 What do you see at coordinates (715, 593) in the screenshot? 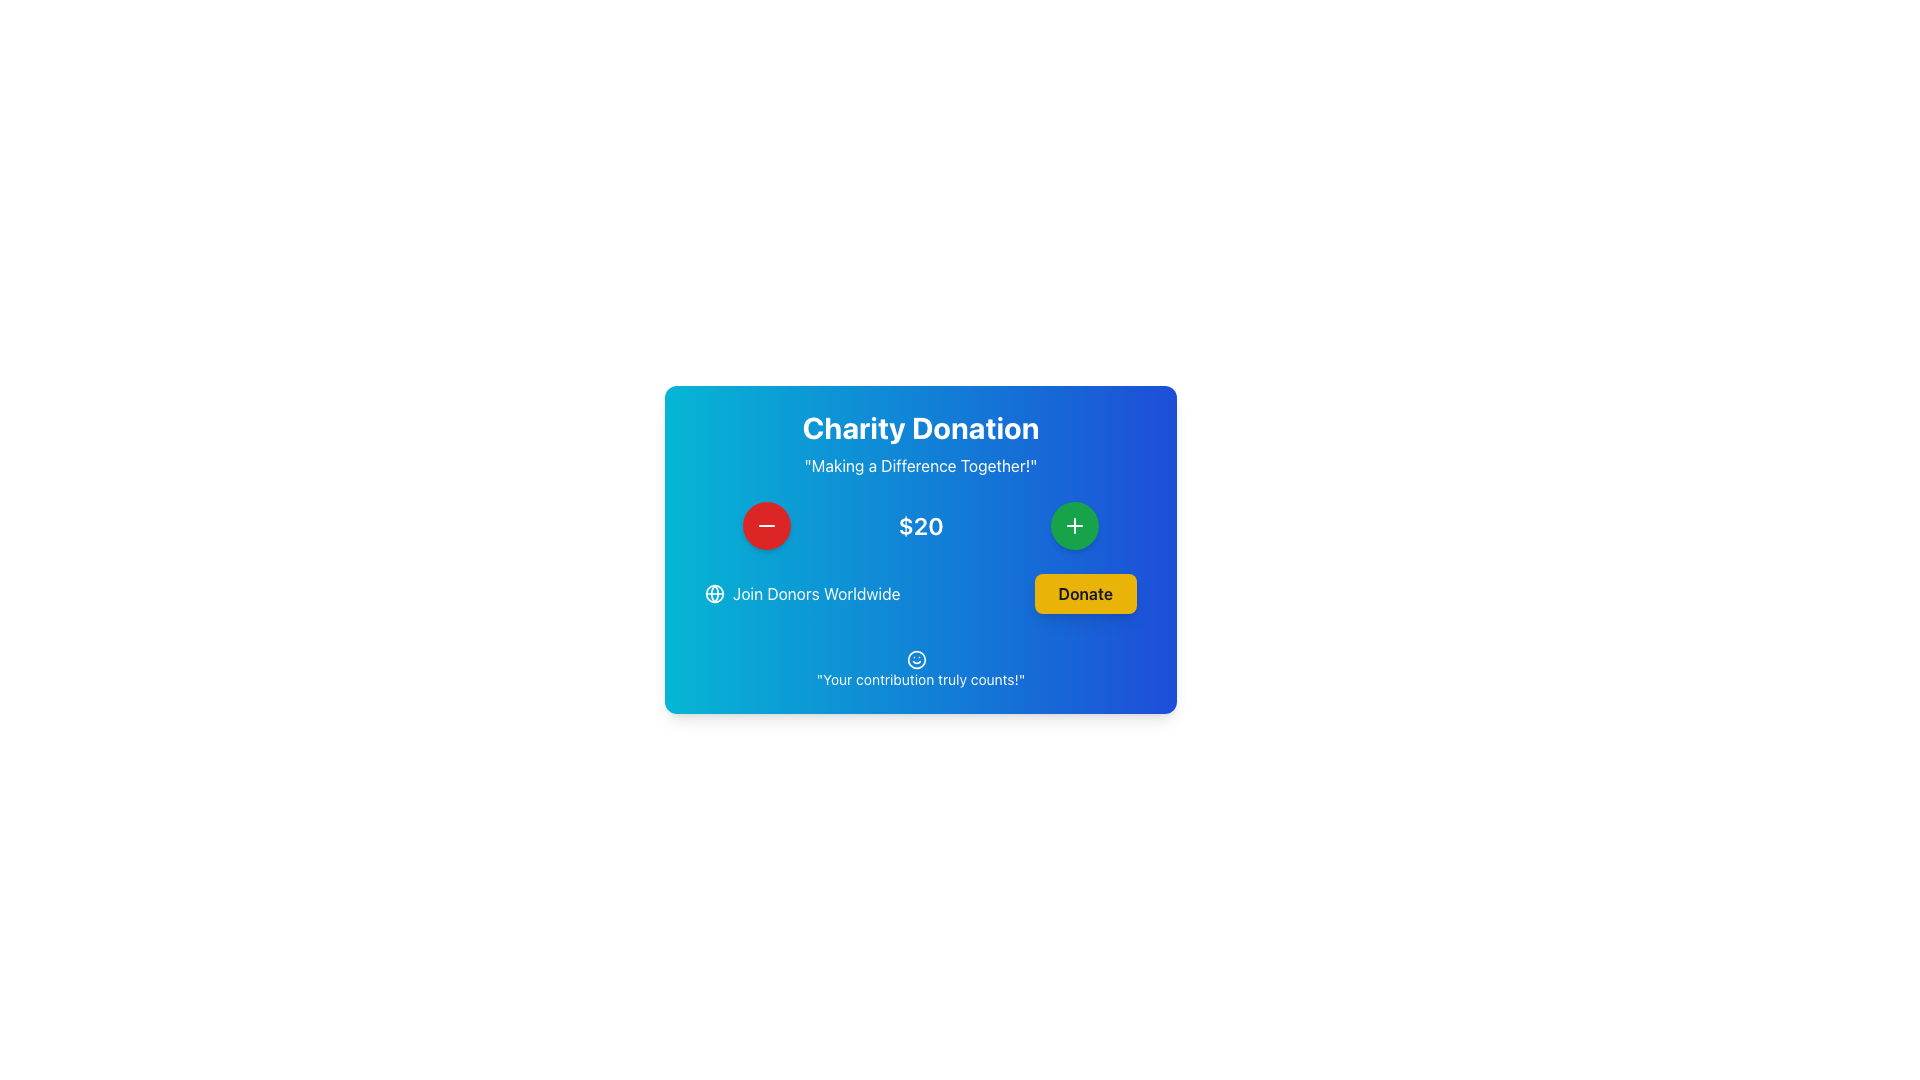
I see `the globe icon that represents worldwide reach, associated with the text 'Join Donors Worldwide', located in the lower left section of the card` at bounding box center [715, 593].